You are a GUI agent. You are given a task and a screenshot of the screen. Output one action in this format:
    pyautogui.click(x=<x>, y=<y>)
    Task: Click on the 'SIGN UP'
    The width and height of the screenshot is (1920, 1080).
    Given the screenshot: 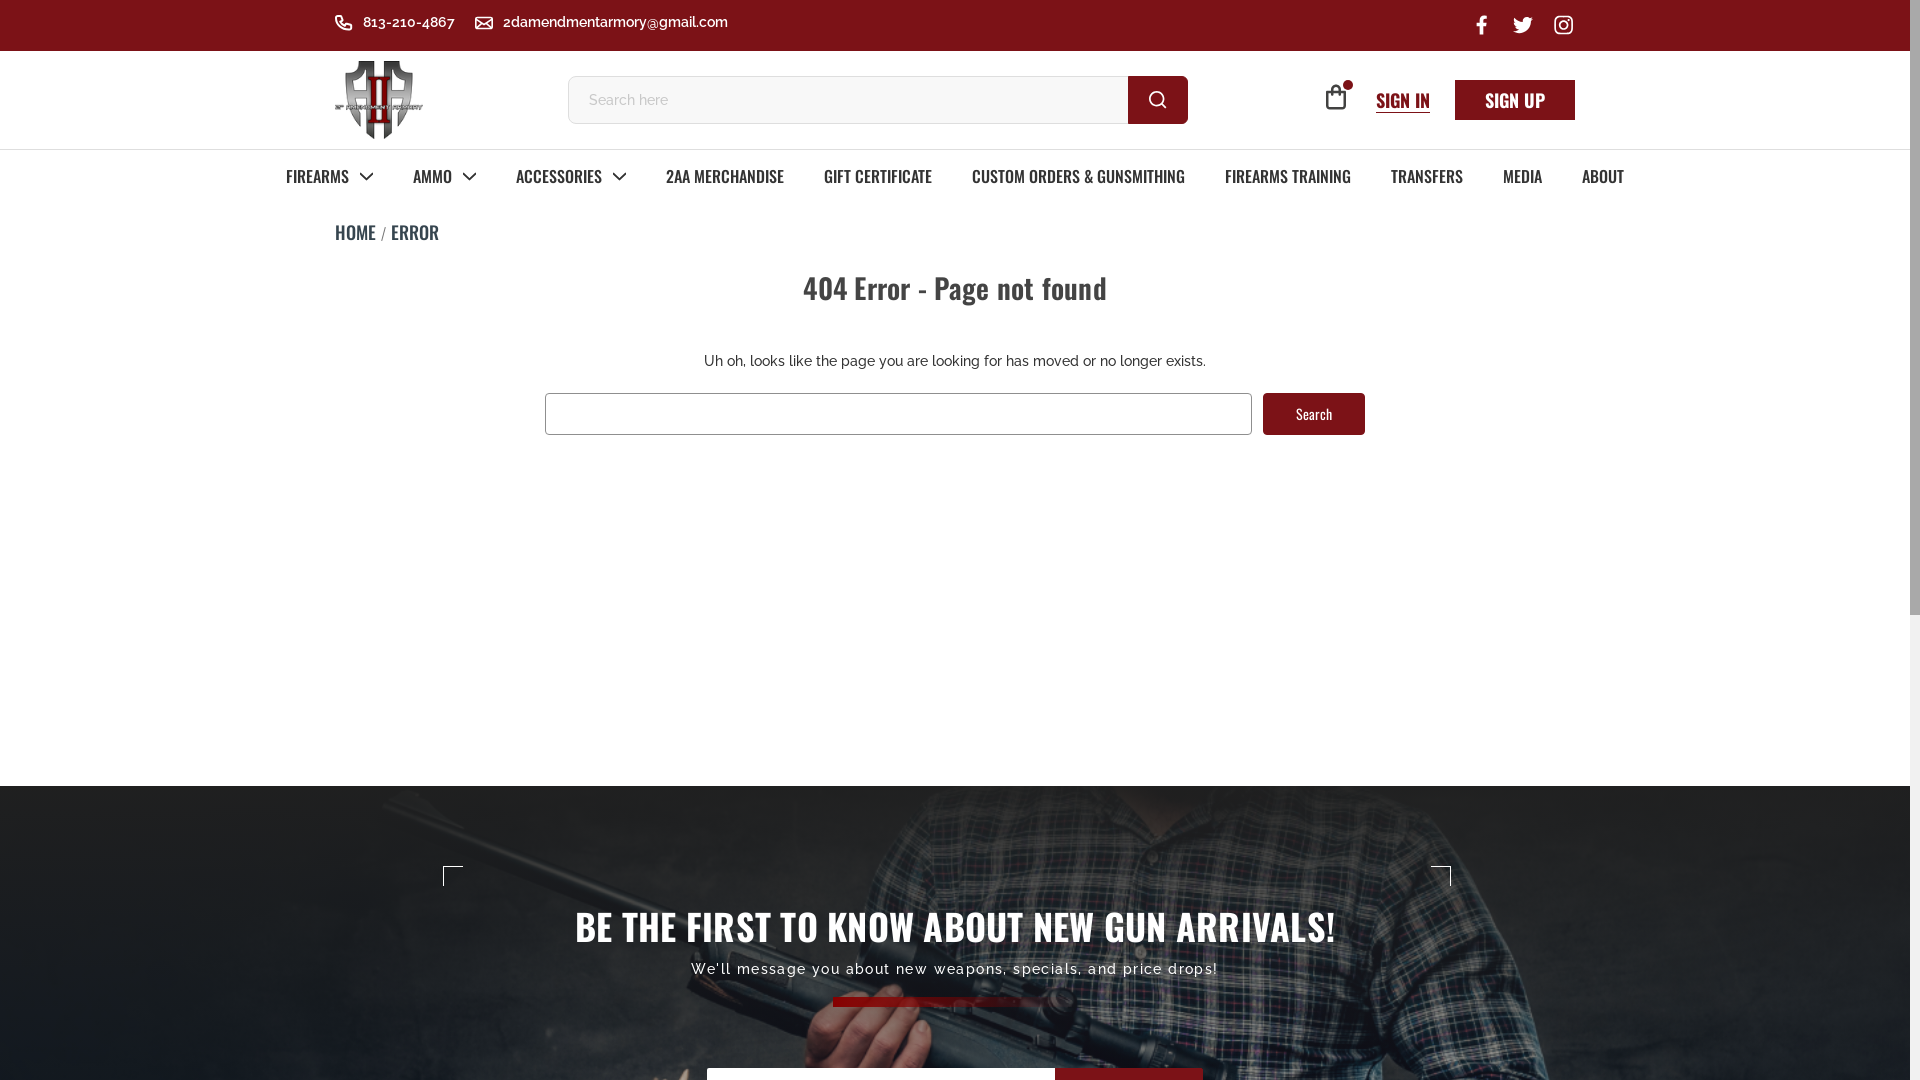 What is the action you would take?
    pyautogui.click(x=1515, y=100)
    